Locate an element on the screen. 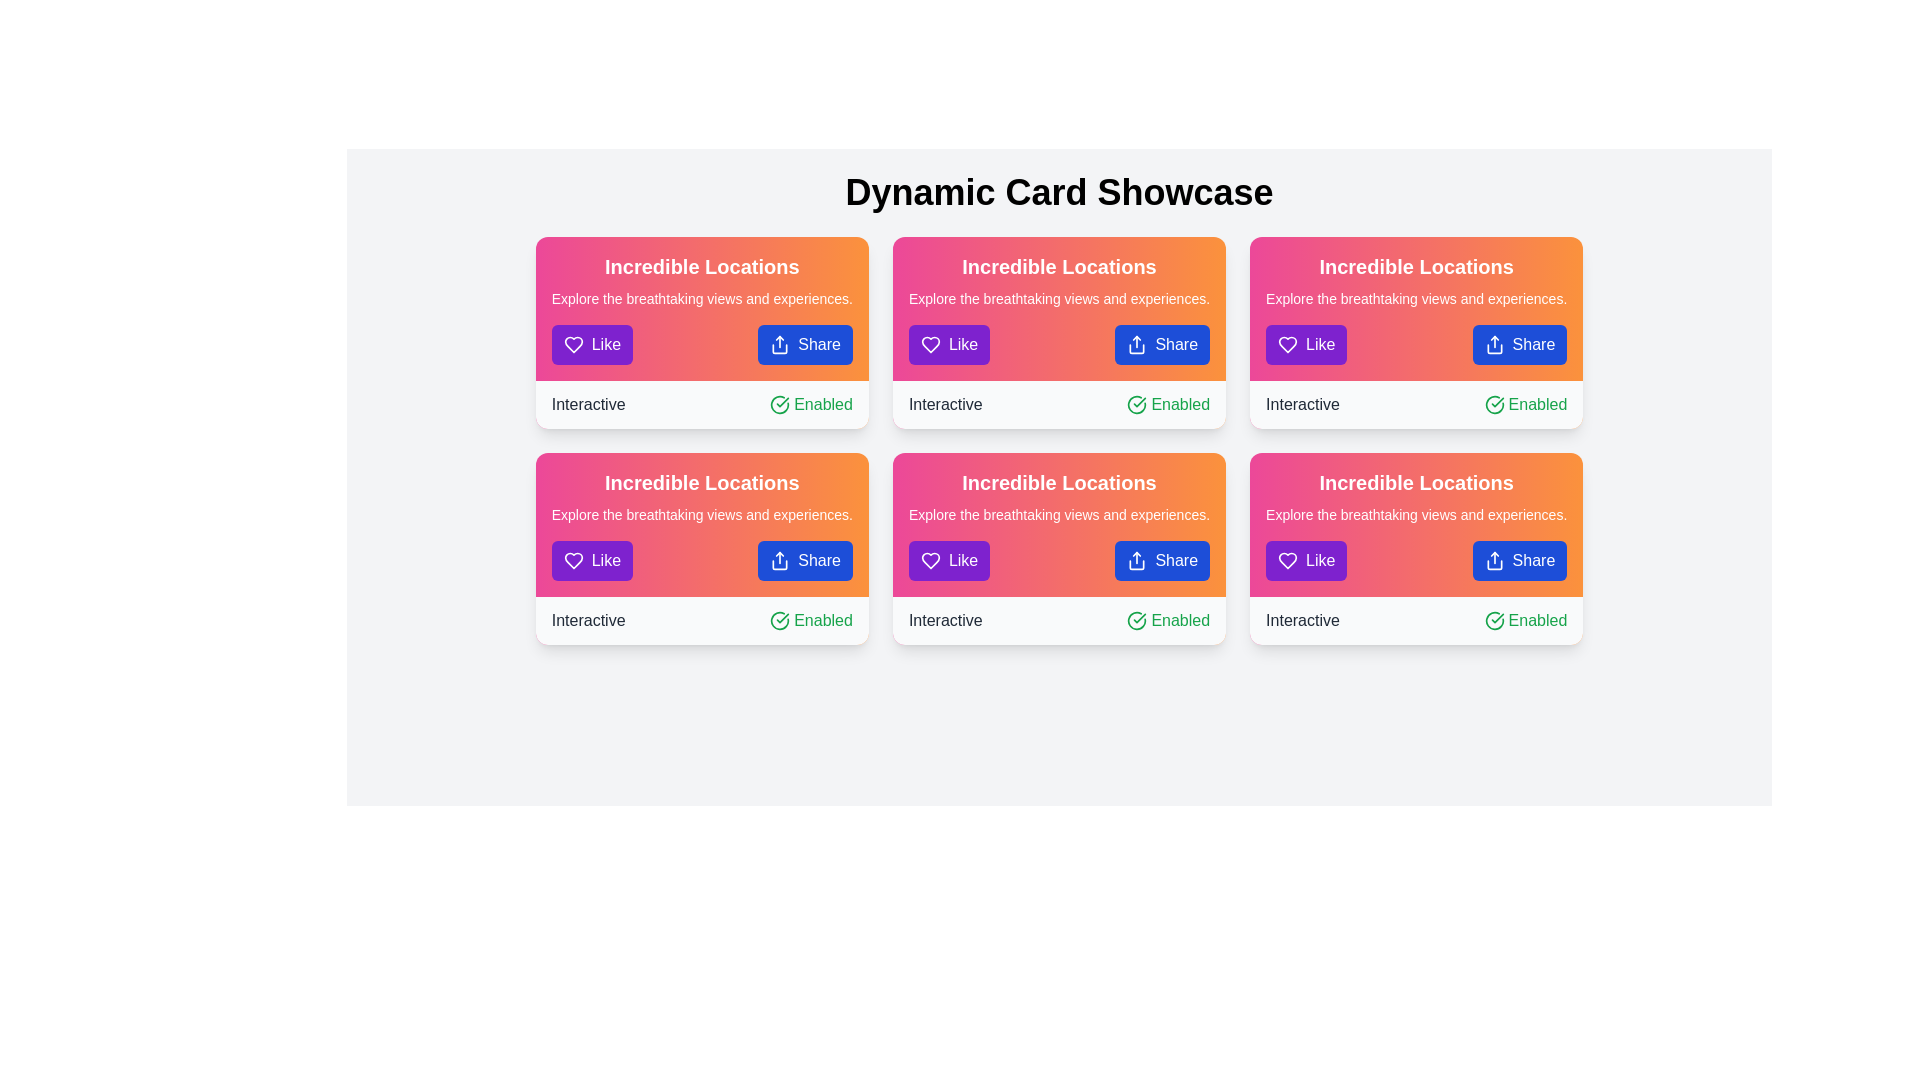 This screenshot has height=1080, width=1920. informational text label located in the top row of the card grid, specifically the third card from the left, positioned beneath the 'Like' and 'Share' buttons is located at coordinates (1302, 405).